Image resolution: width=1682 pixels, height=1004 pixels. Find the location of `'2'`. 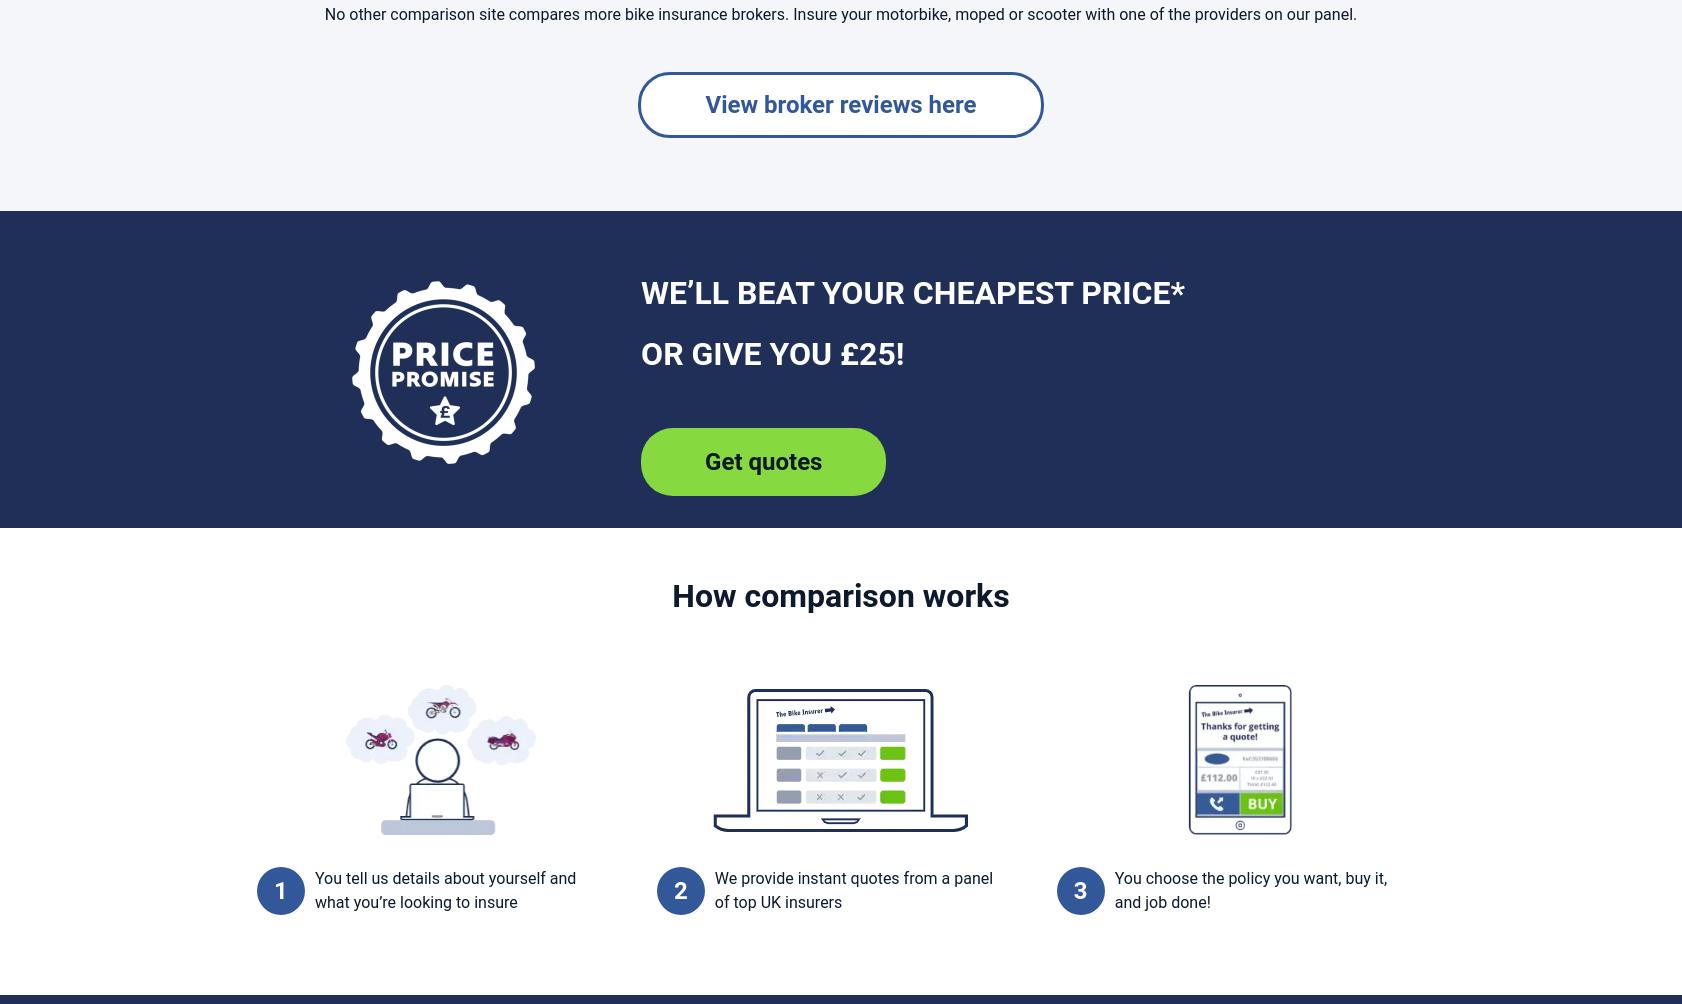

'2' is located at coordinates (680, 889).